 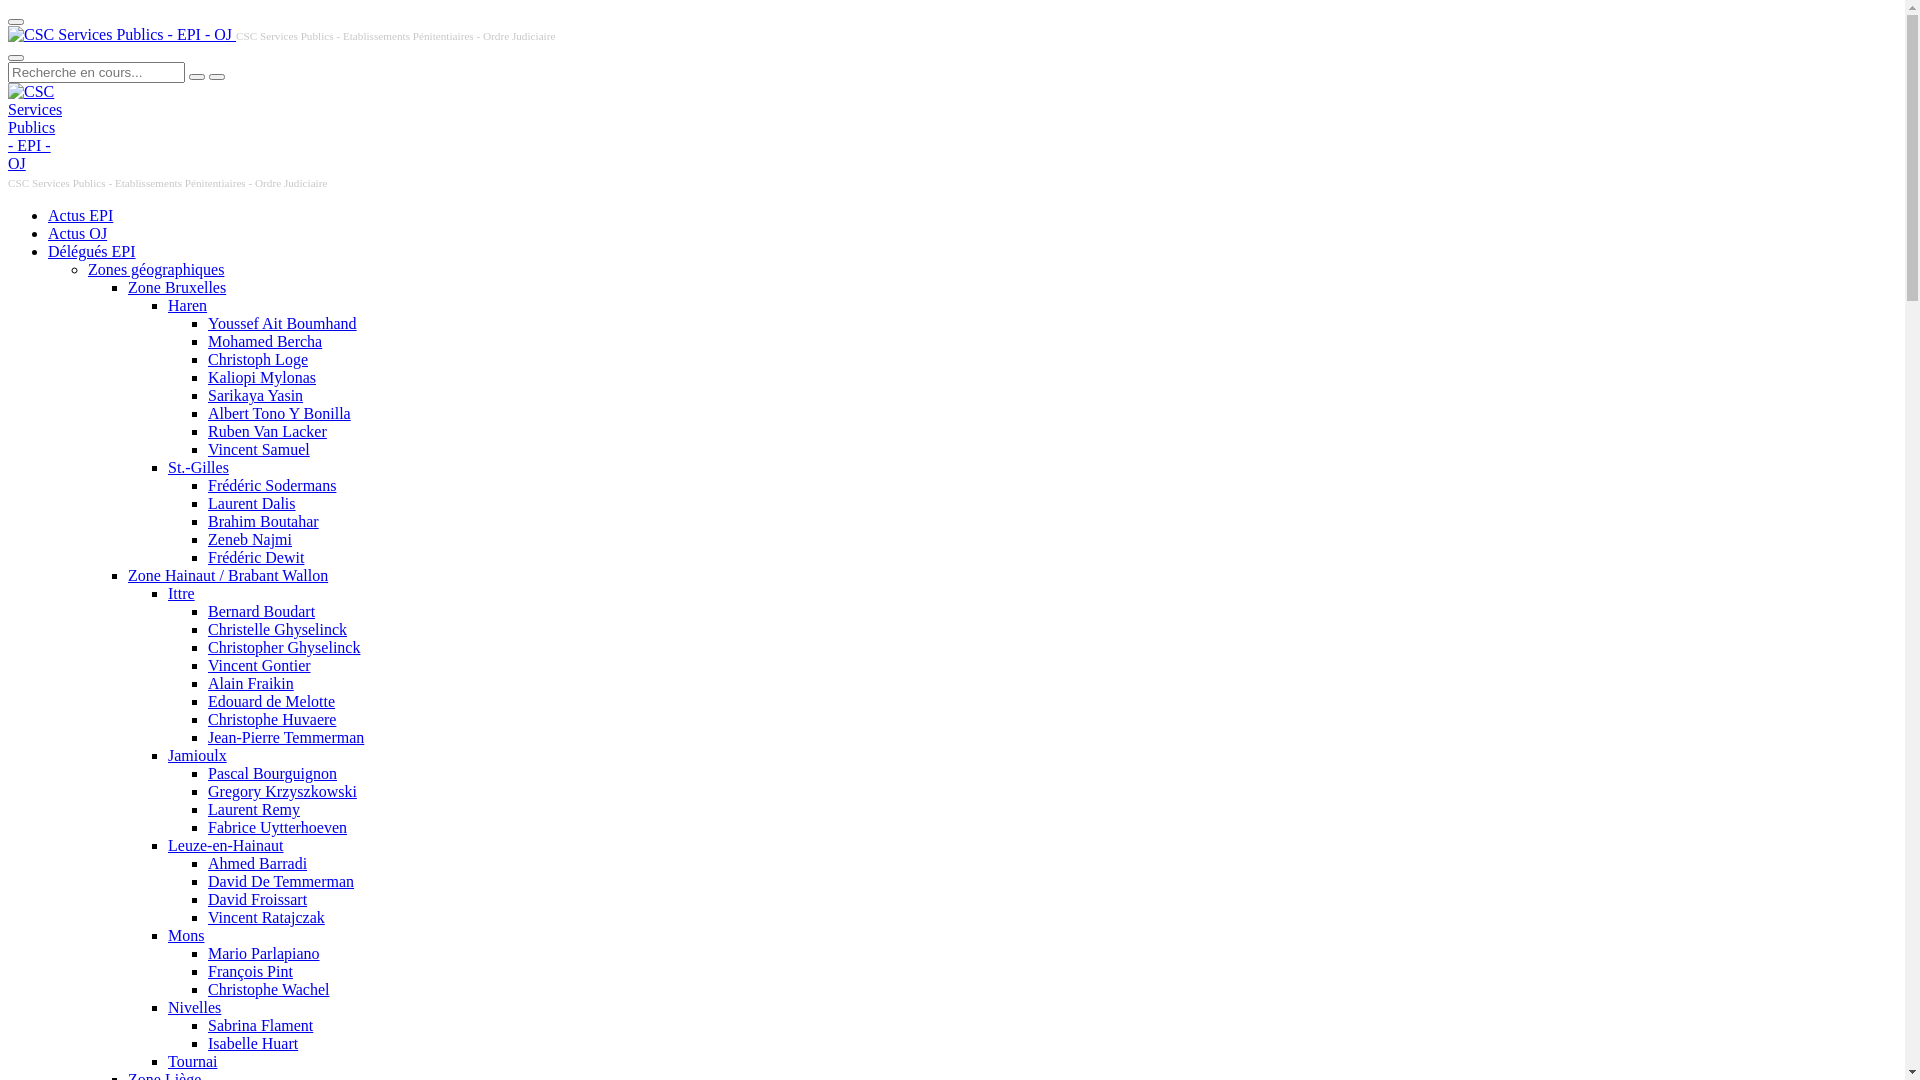 I want to click on 'Vincent Gontier', so click(x=258, y=665).